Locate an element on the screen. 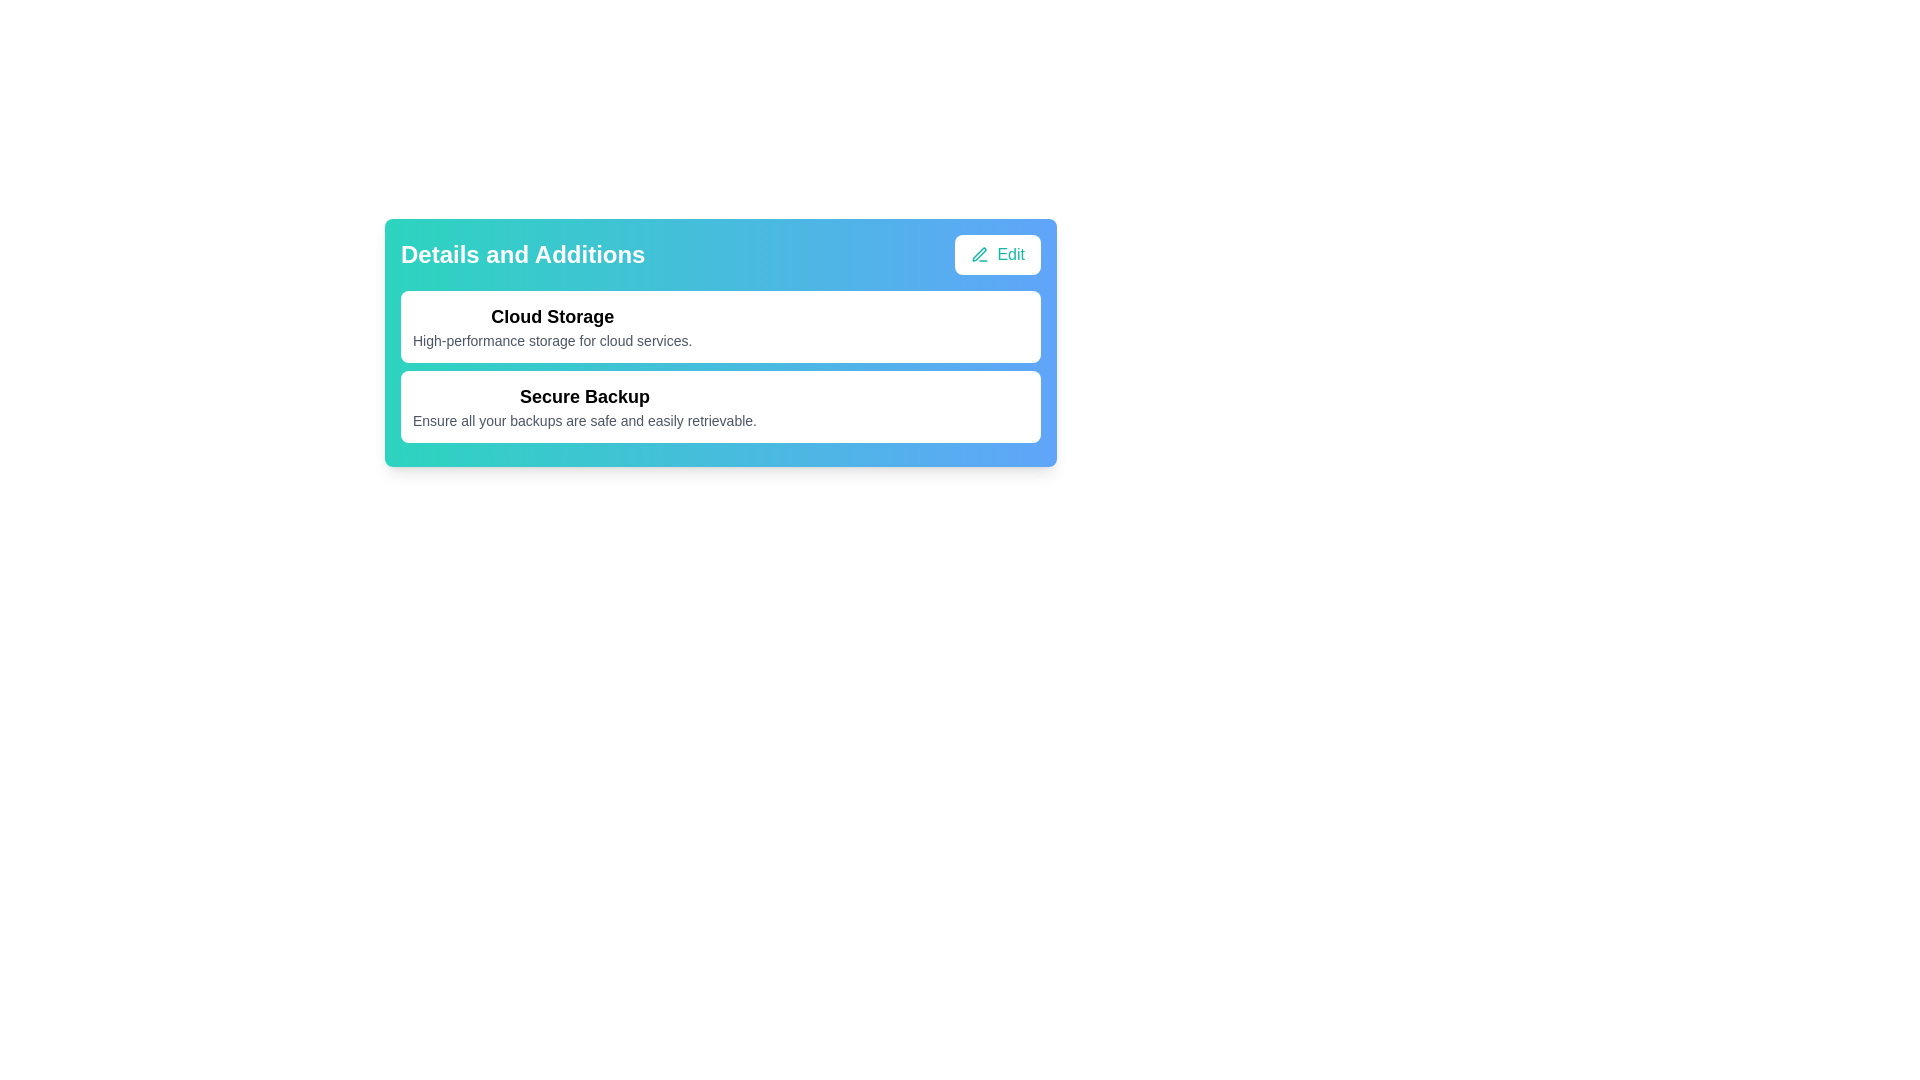  the pen icon located to the left of the 'Edit' text in the top-right corner of the 'Details and Additions' card is located at coordinates (980, 253).